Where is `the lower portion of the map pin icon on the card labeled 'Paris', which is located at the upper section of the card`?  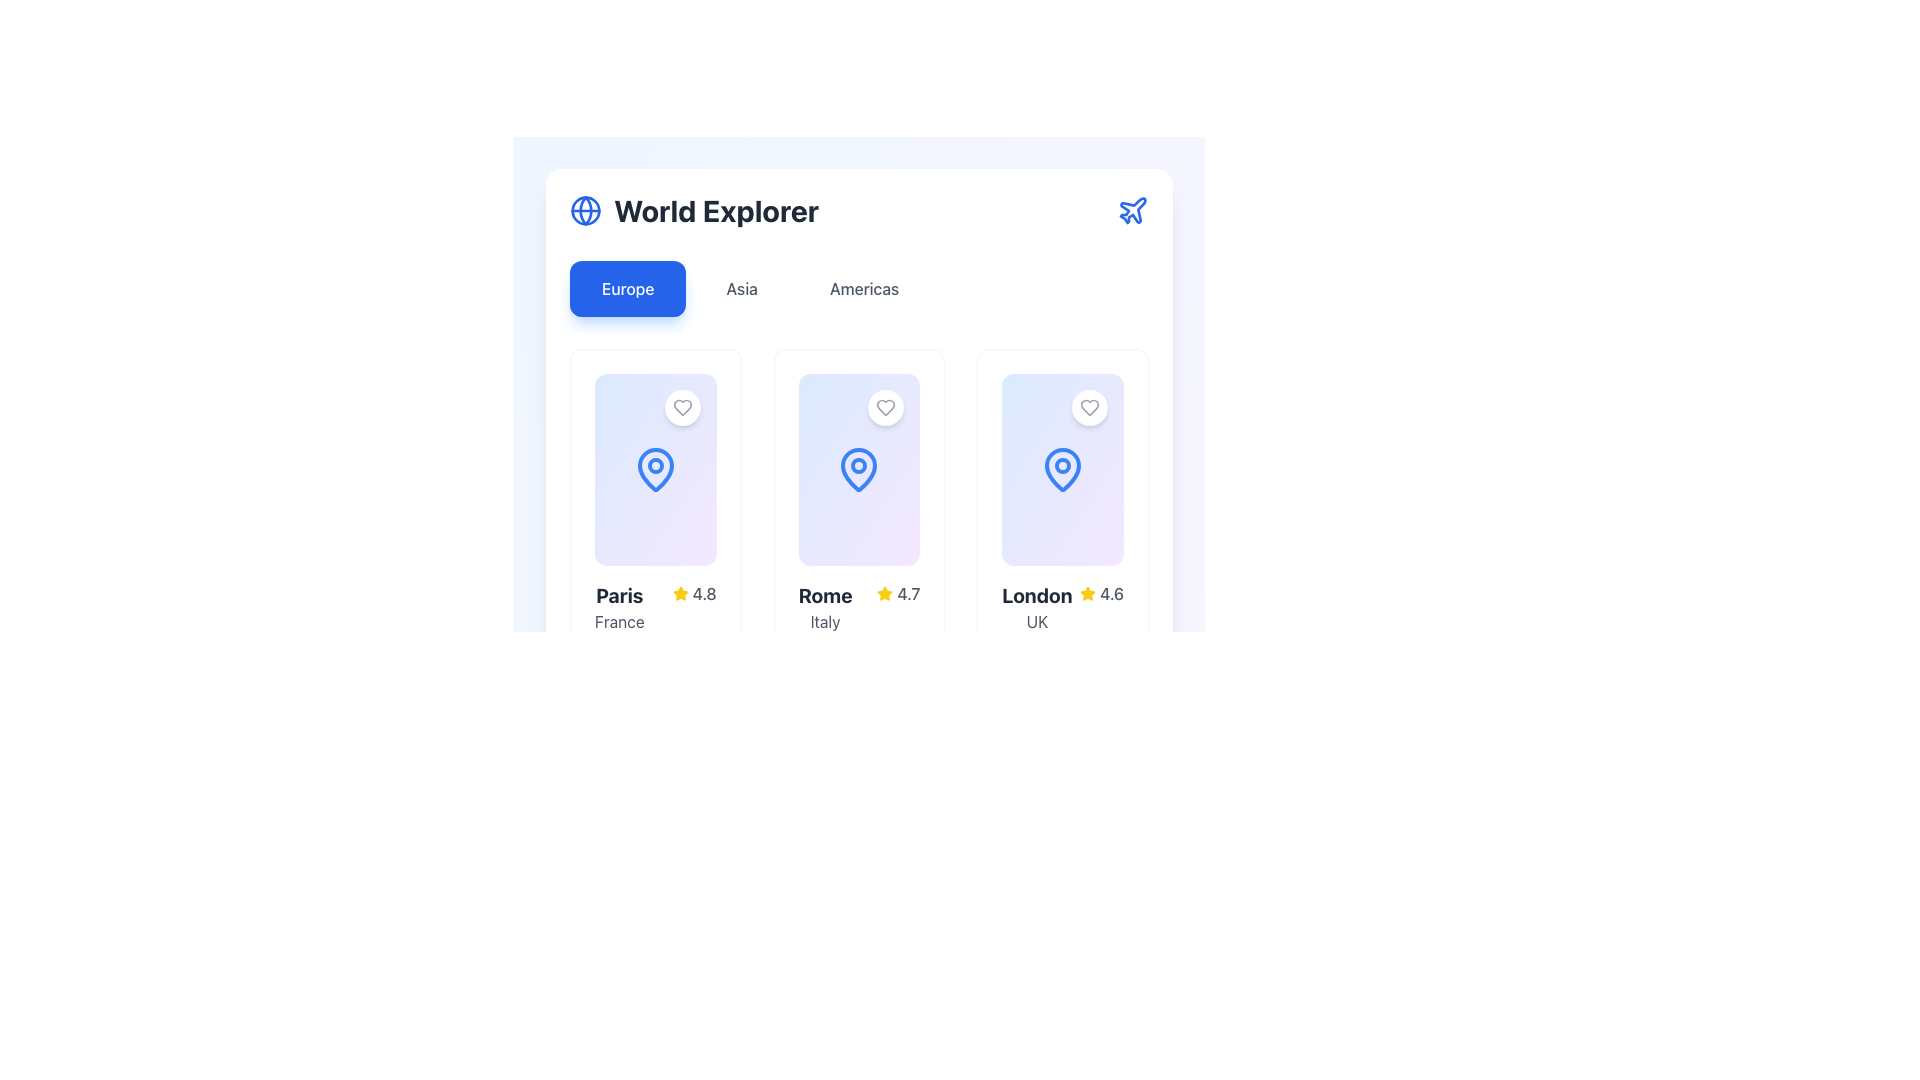 the lower portion of the map pin icon on the card labeled 'Paris', which is located at the upper section of the card is located at coordinates (655, 470).